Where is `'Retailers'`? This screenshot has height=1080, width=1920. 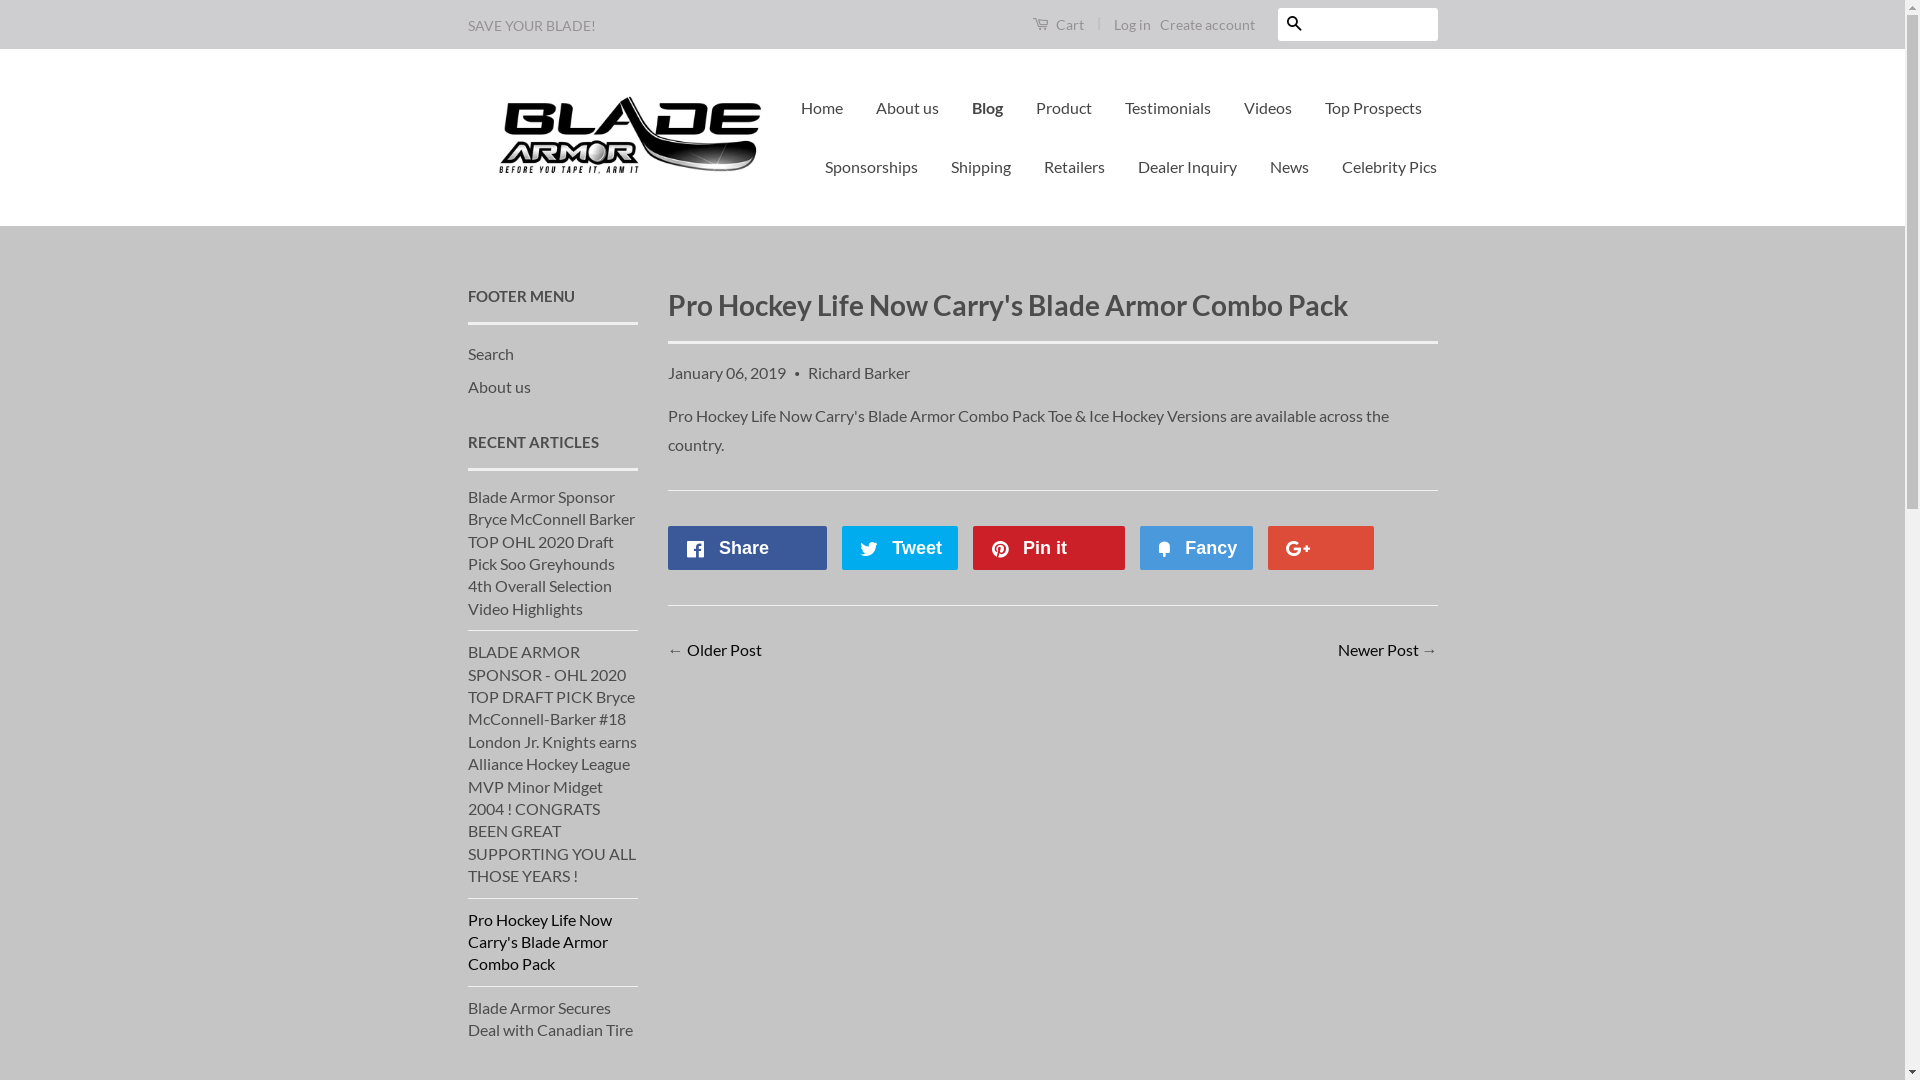
'Retailers' is located at coordinates (1073, 166).